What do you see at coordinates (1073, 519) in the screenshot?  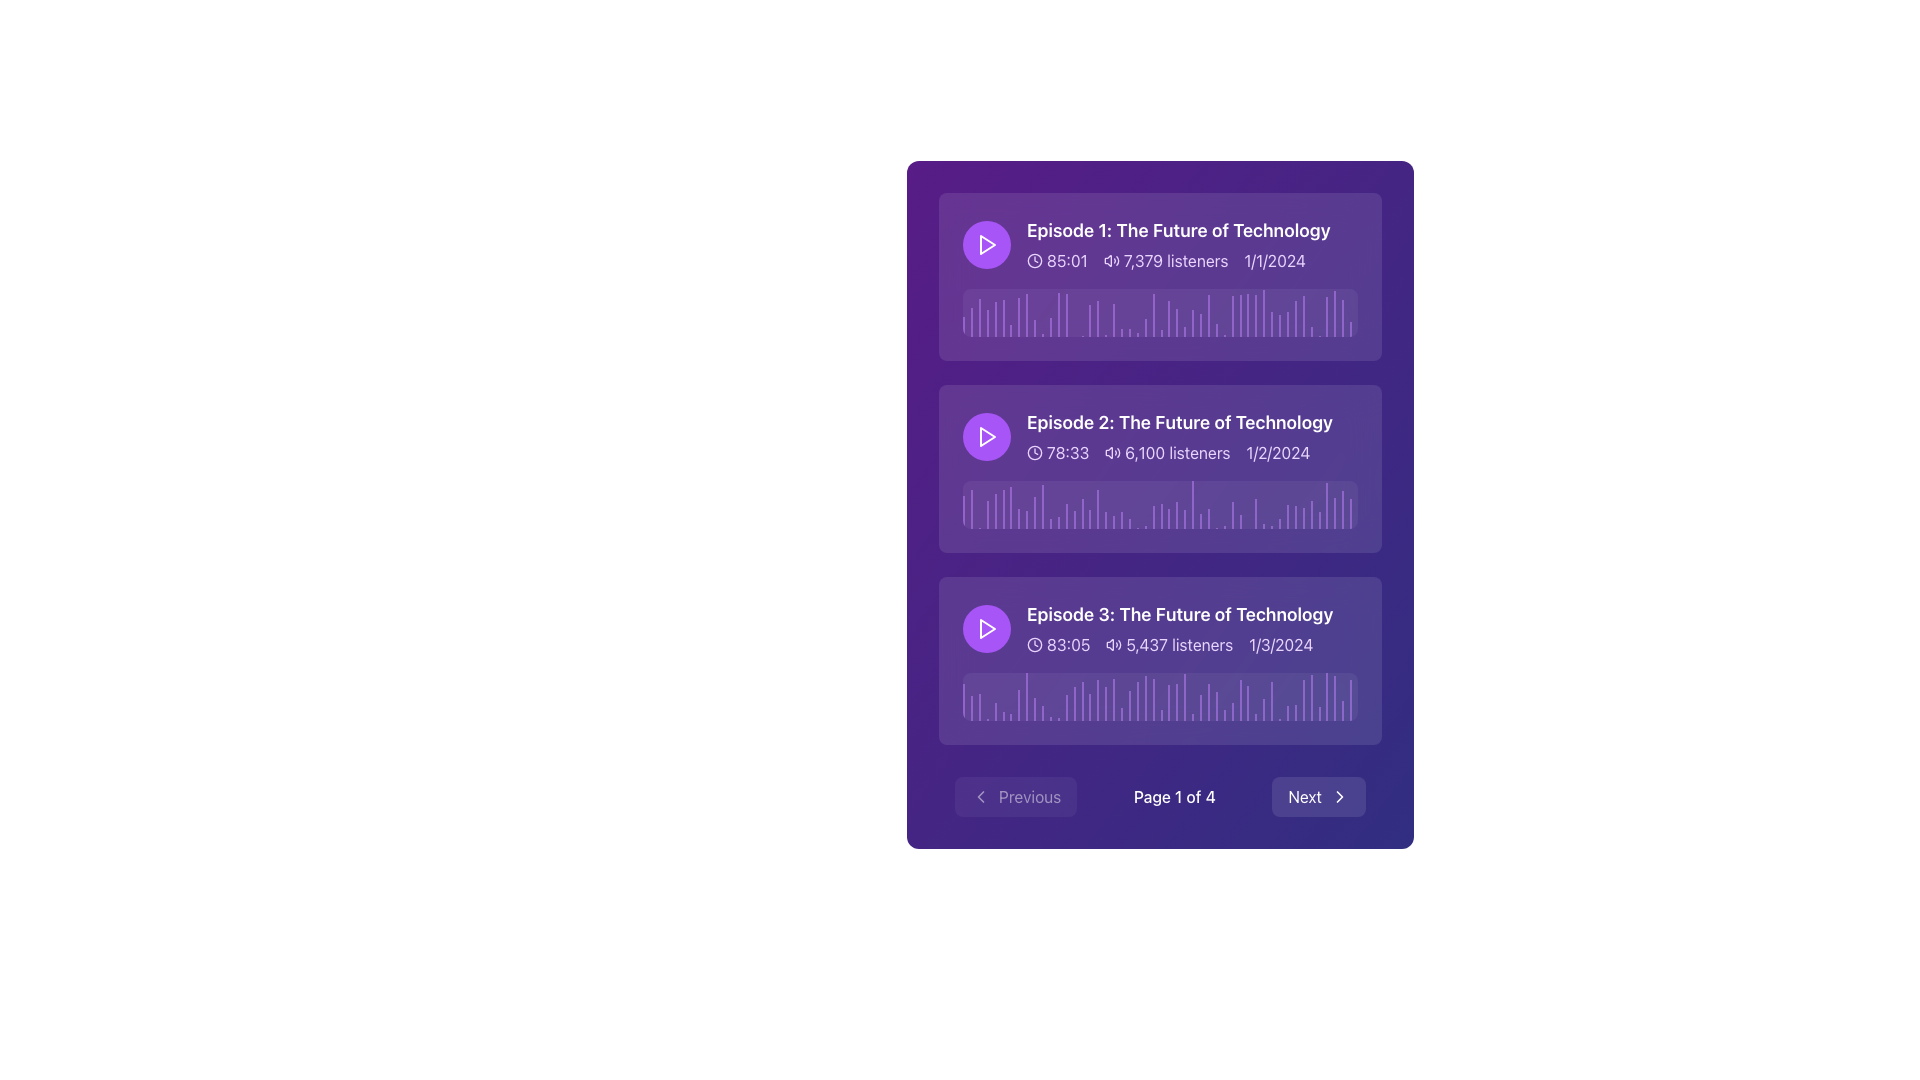 I see `details of the progress marker visual indicator located within the second waveform representation, which indicates the current playback position` at bounding box center [1073, 519].